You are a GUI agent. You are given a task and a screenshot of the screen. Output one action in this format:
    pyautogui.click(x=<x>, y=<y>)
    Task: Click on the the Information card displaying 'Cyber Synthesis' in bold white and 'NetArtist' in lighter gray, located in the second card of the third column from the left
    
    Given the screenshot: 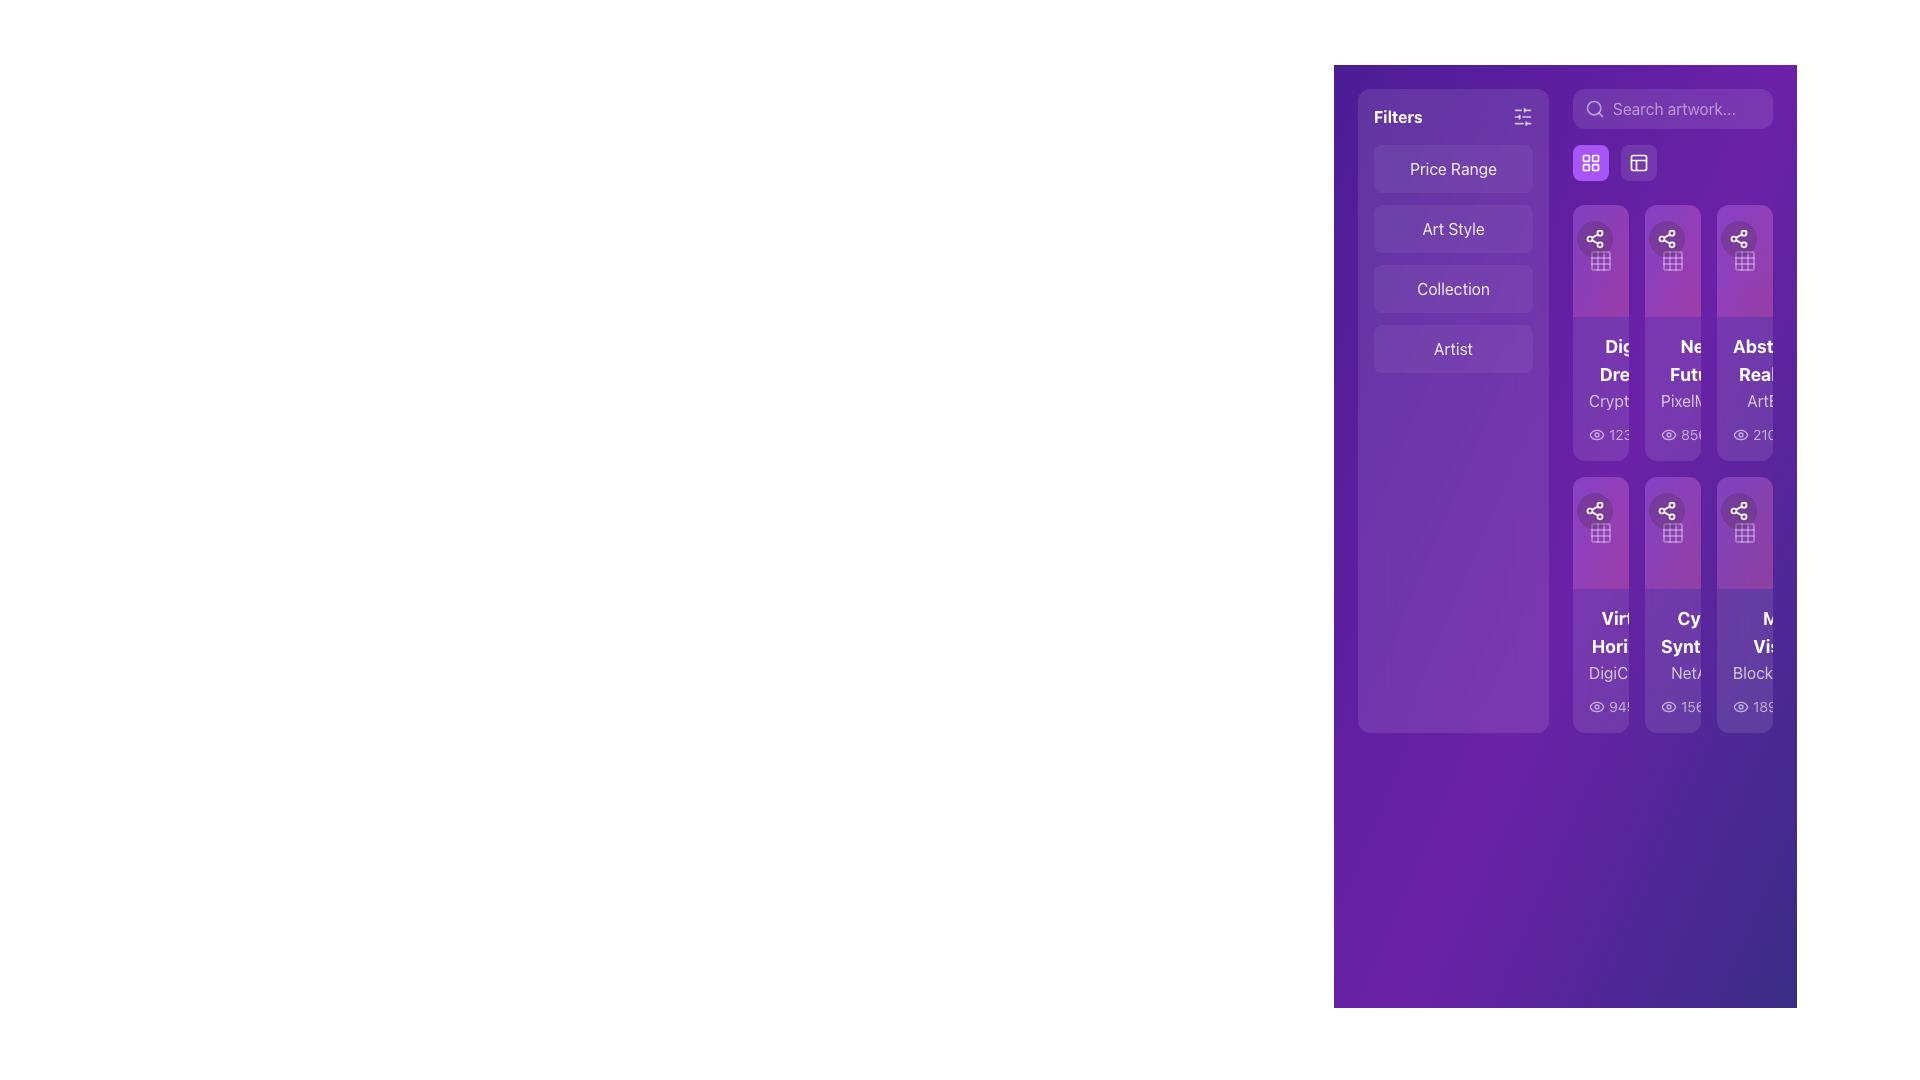 What is the action you would take?
    pyautogui.click(x=1673, y=660)
    